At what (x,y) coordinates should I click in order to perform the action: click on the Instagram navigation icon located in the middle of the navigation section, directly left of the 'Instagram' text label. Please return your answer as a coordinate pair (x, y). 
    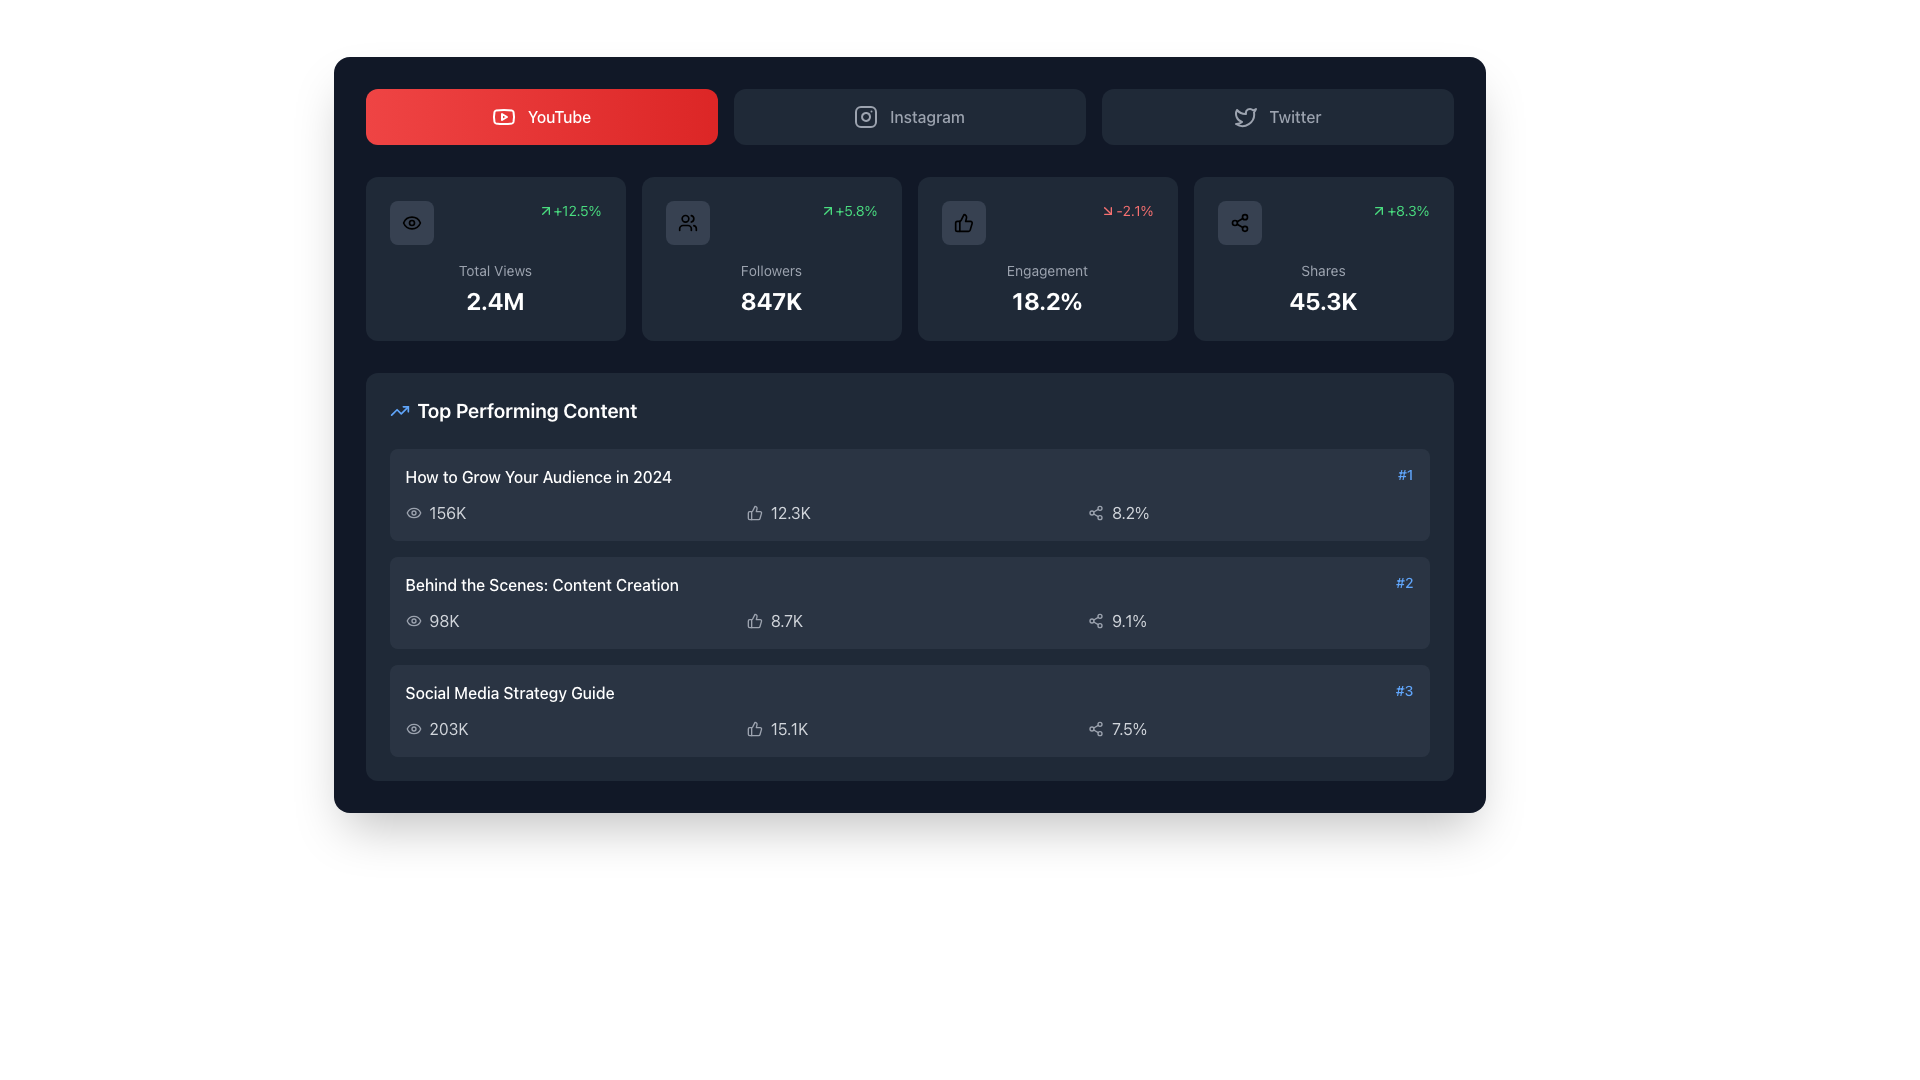
    Looking at the image, I should click on (865, 116).